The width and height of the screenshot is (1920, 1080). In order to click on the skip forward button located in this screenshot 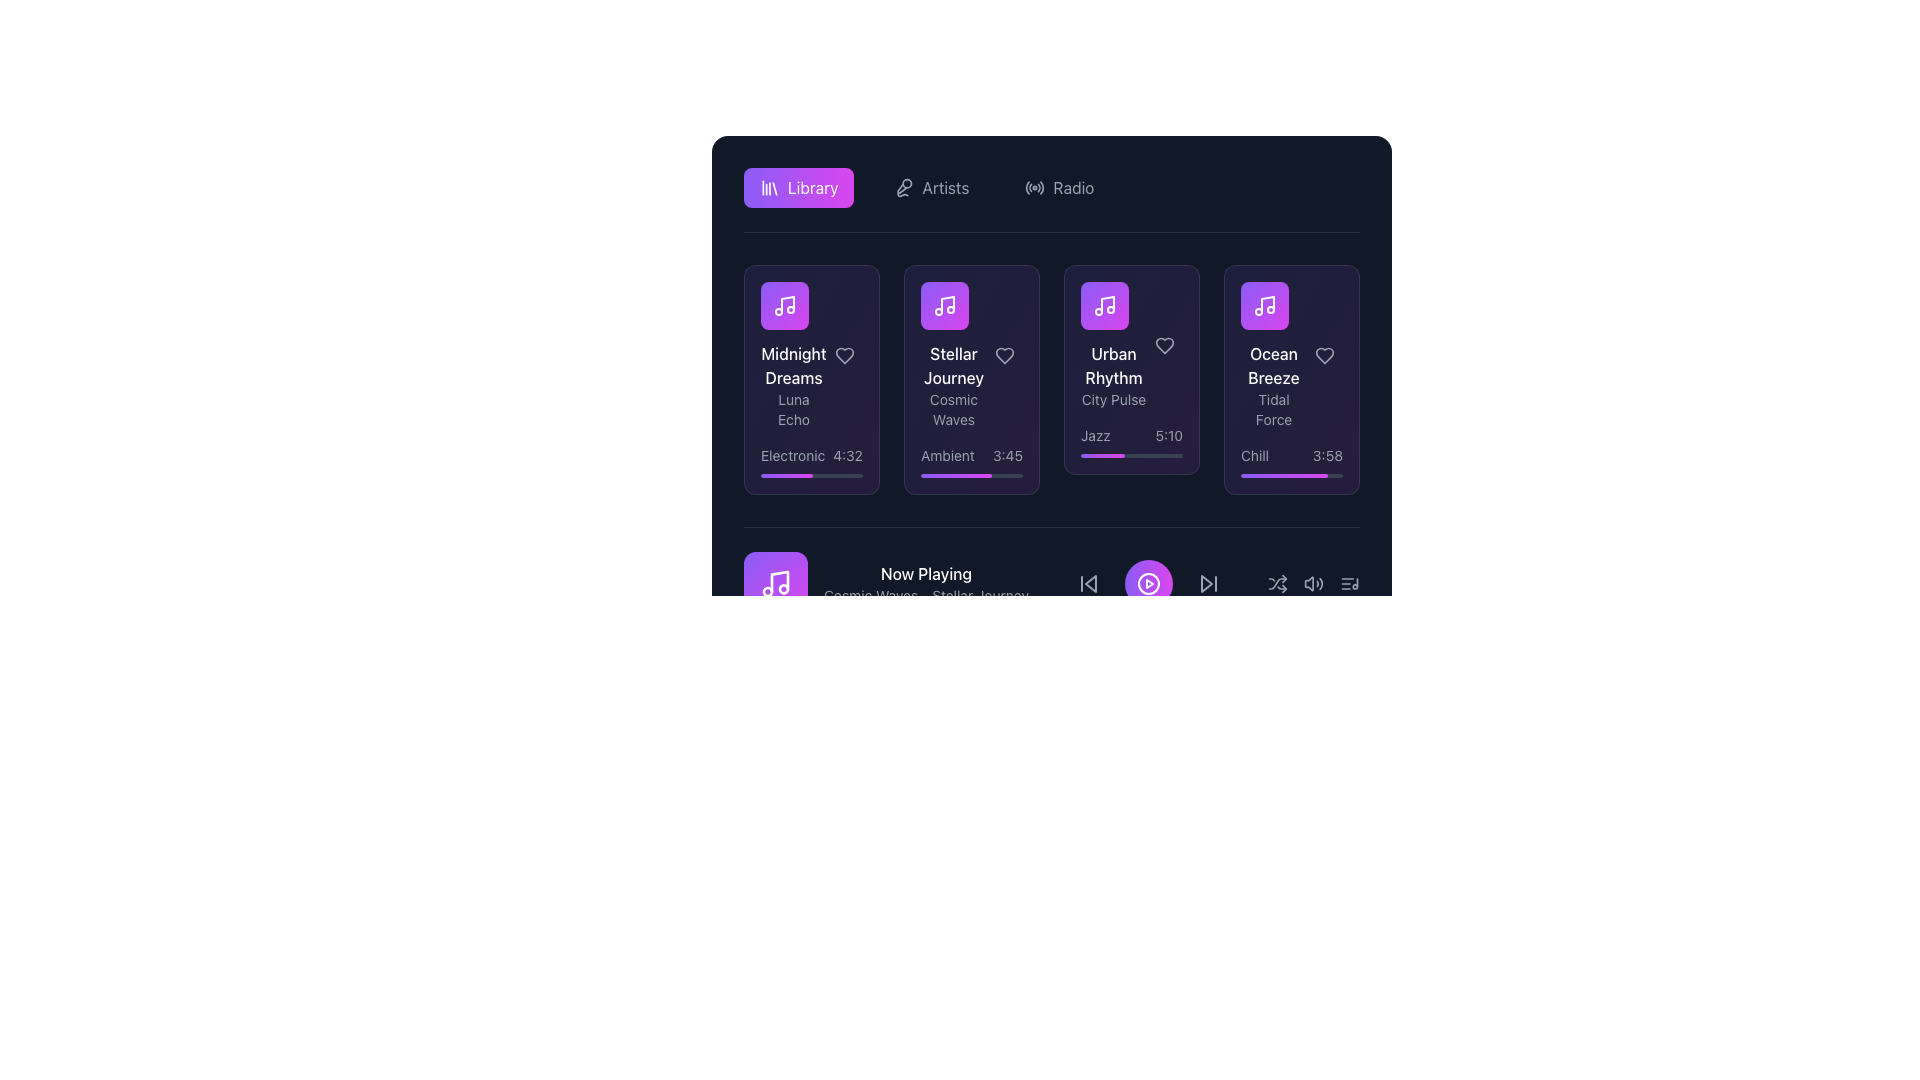, I will do `click(1207, 583)`.